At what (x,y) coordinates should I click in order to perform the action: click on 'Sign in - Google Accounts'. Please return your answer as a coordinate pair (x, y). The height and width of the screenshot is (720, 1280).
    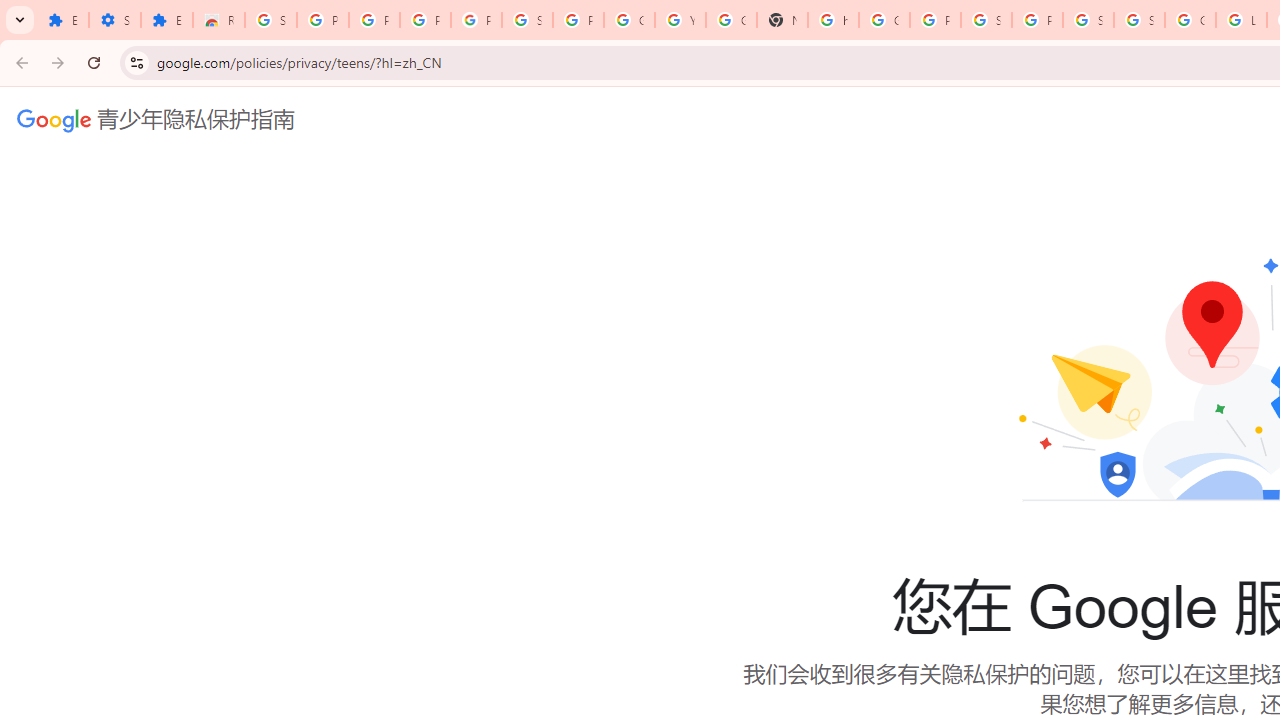
    Looking at the image, I should click on (1139, 20).